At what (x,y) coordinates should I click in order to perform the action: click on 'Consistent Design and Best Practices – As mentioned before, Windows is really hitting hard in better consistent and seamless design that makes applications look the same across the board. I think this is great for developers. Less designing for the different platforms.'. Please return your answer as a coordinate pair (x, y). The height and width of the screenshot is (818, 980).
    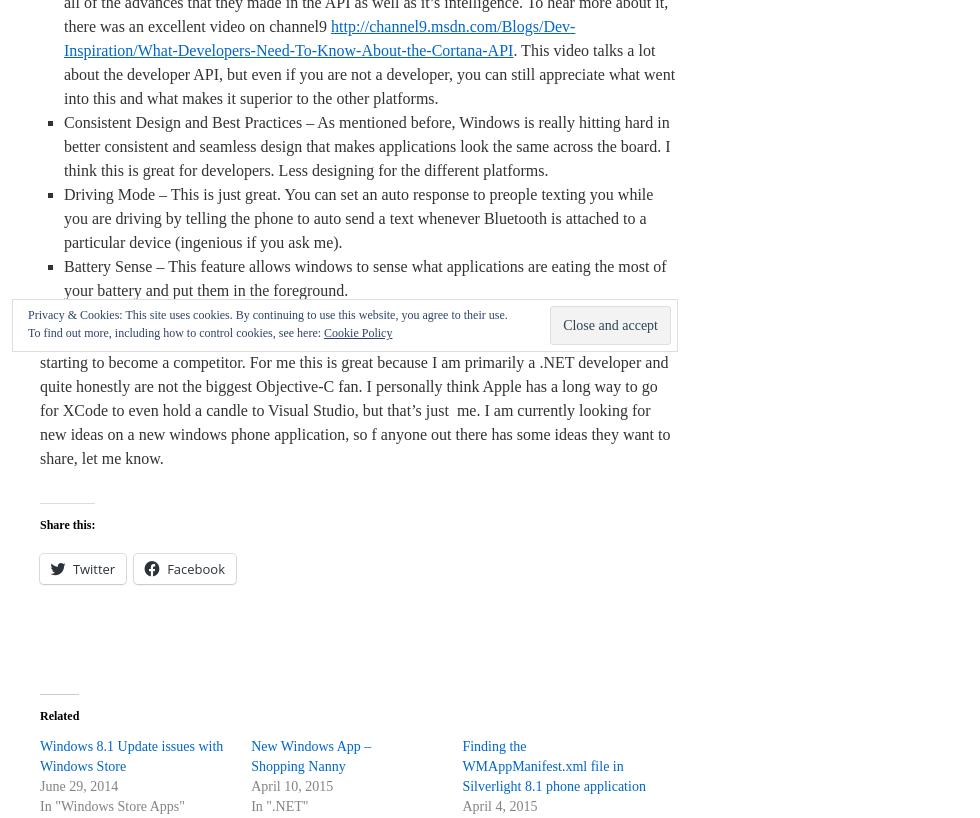
    Looking at the image, I should click on (367, 145).